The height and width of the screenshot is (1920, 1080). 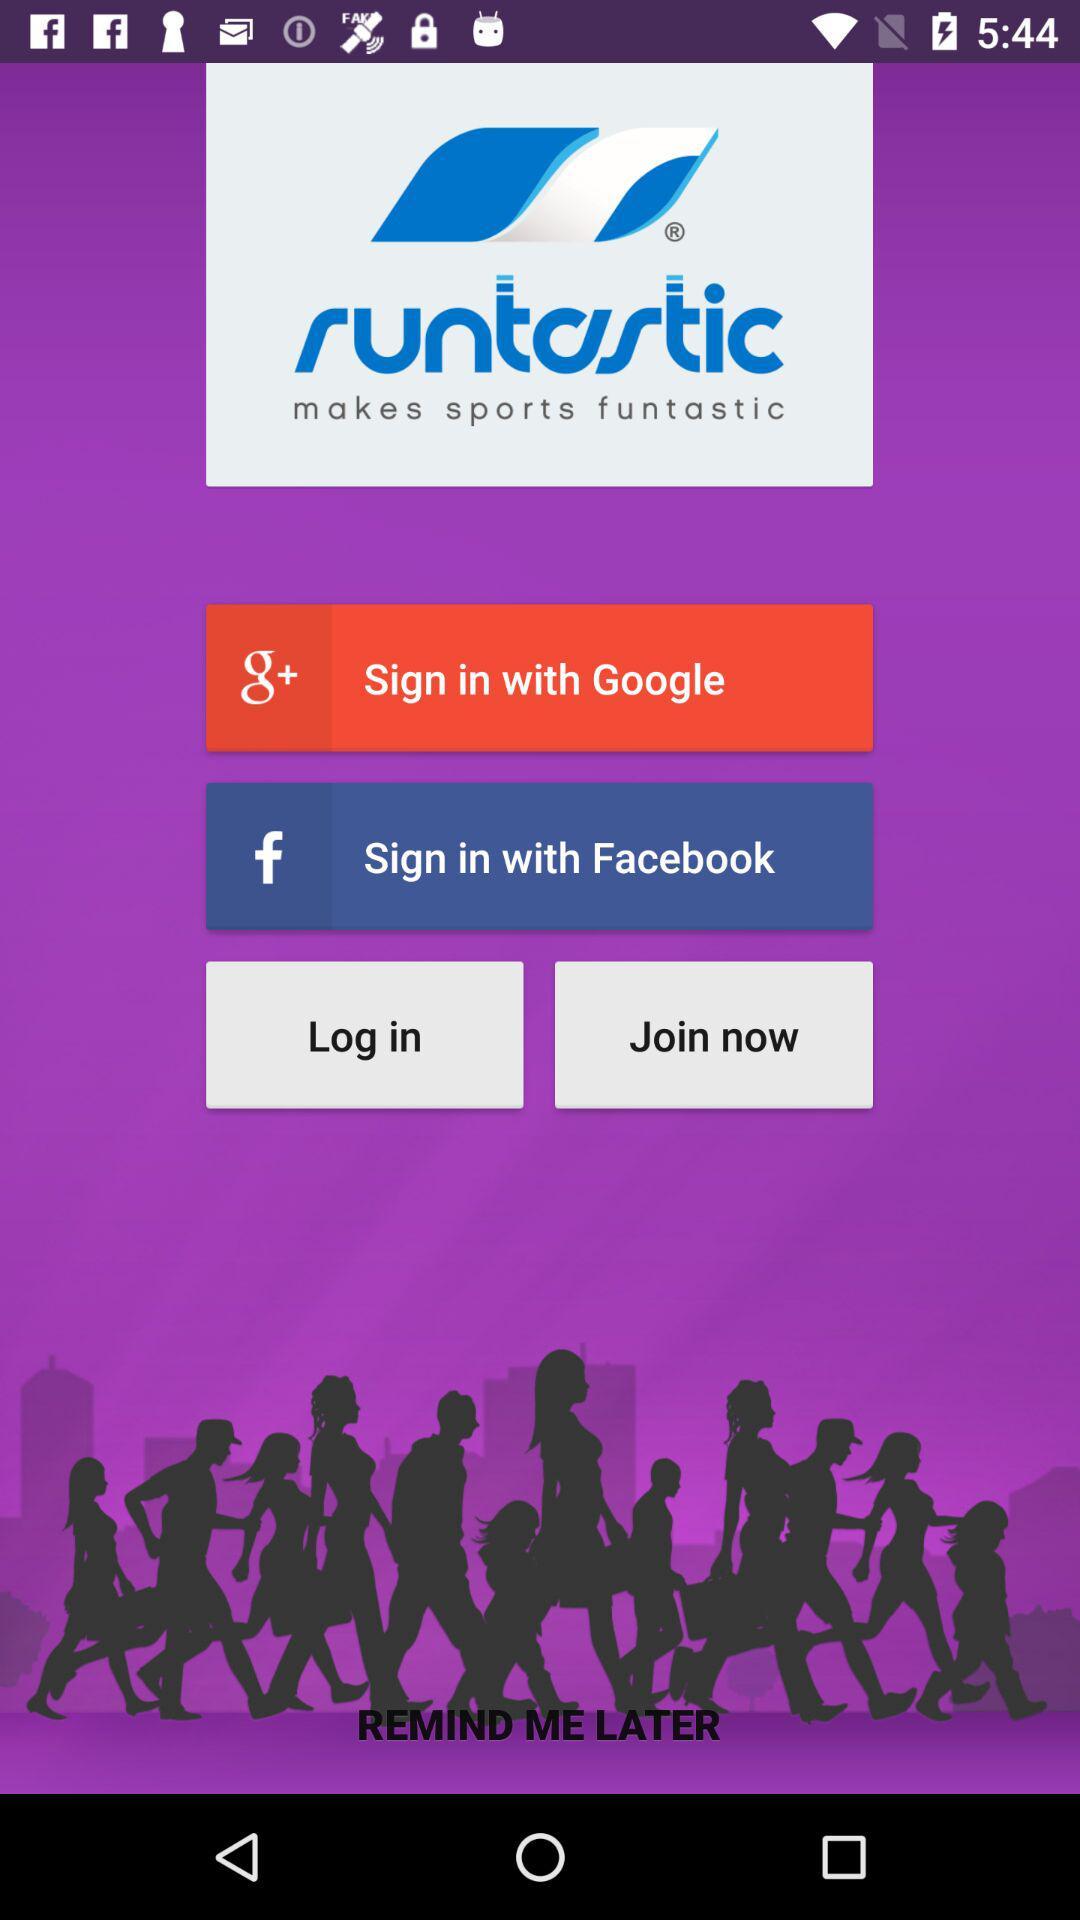 I want to click on remind me later button, so click(x=538, y=1722).